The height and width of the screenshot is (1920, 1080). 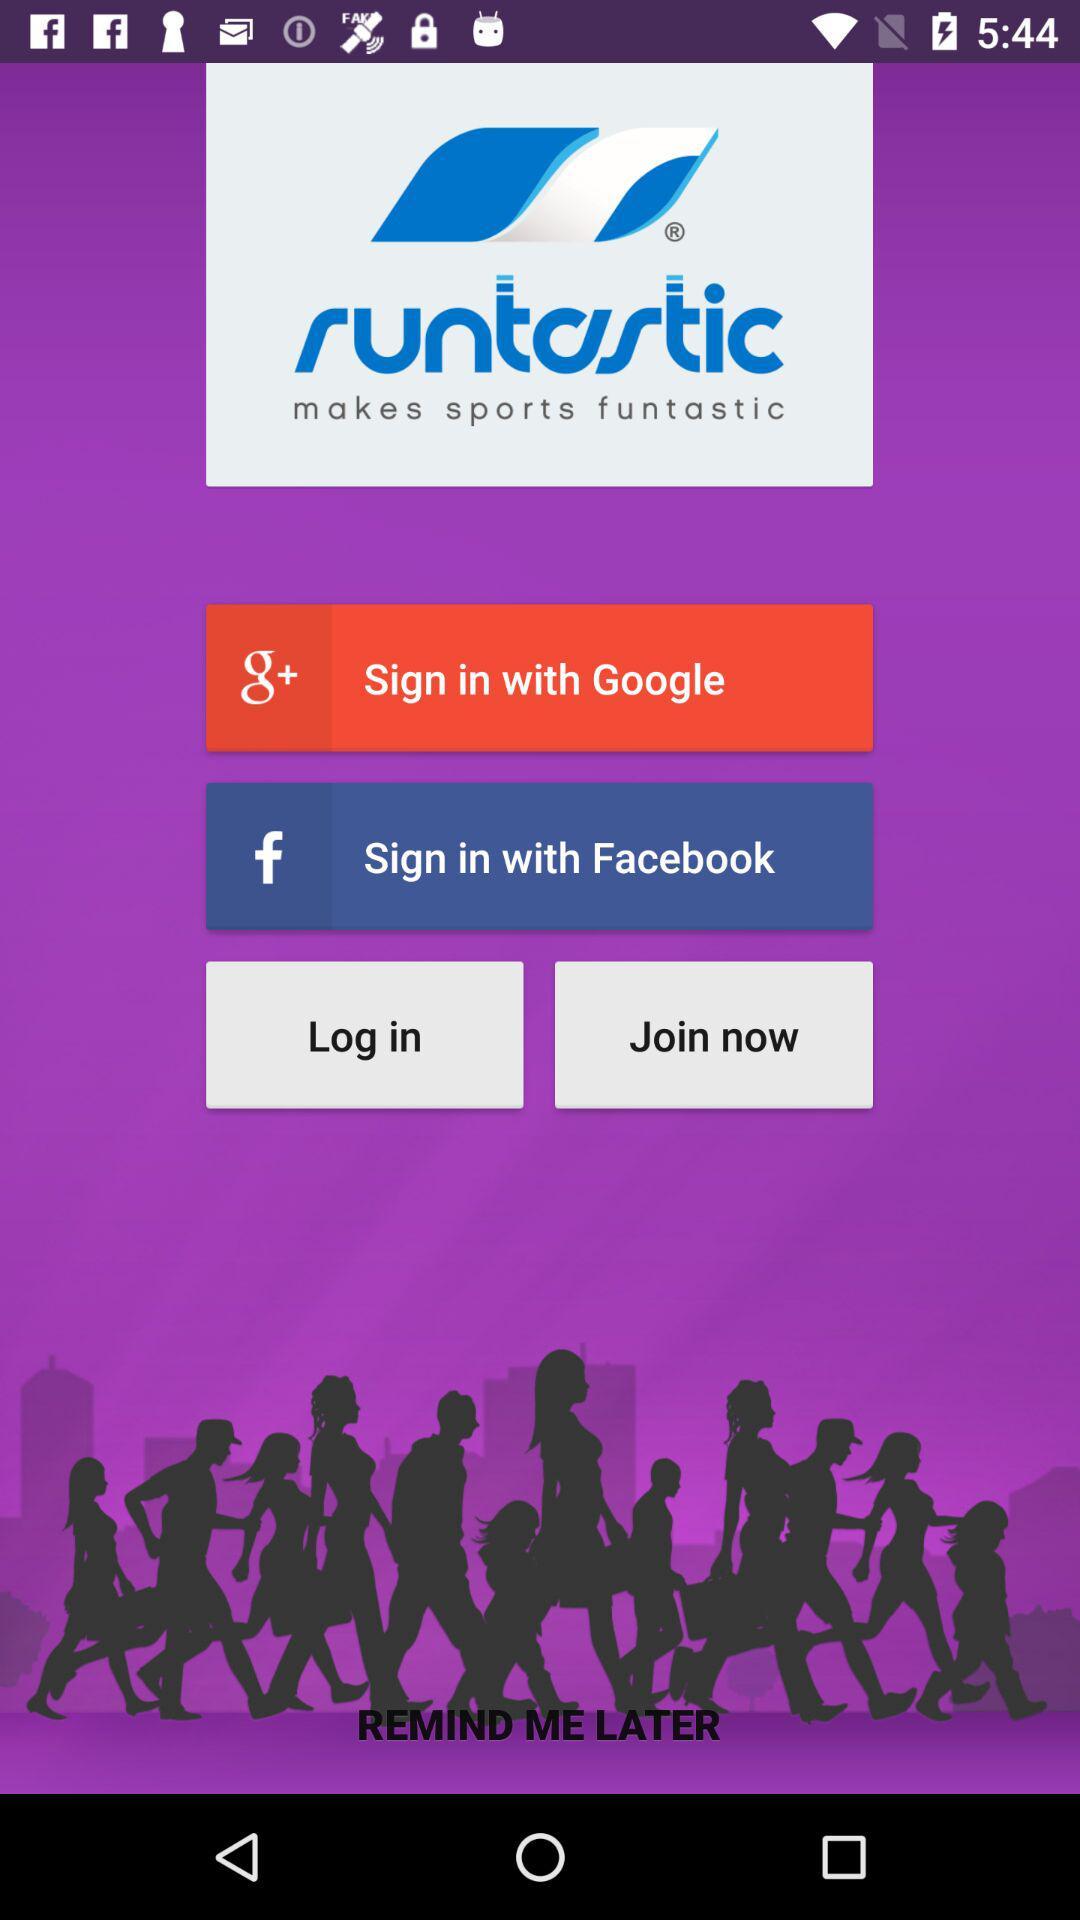 I want to click on remind me later button, so click(x=538, y=1722).